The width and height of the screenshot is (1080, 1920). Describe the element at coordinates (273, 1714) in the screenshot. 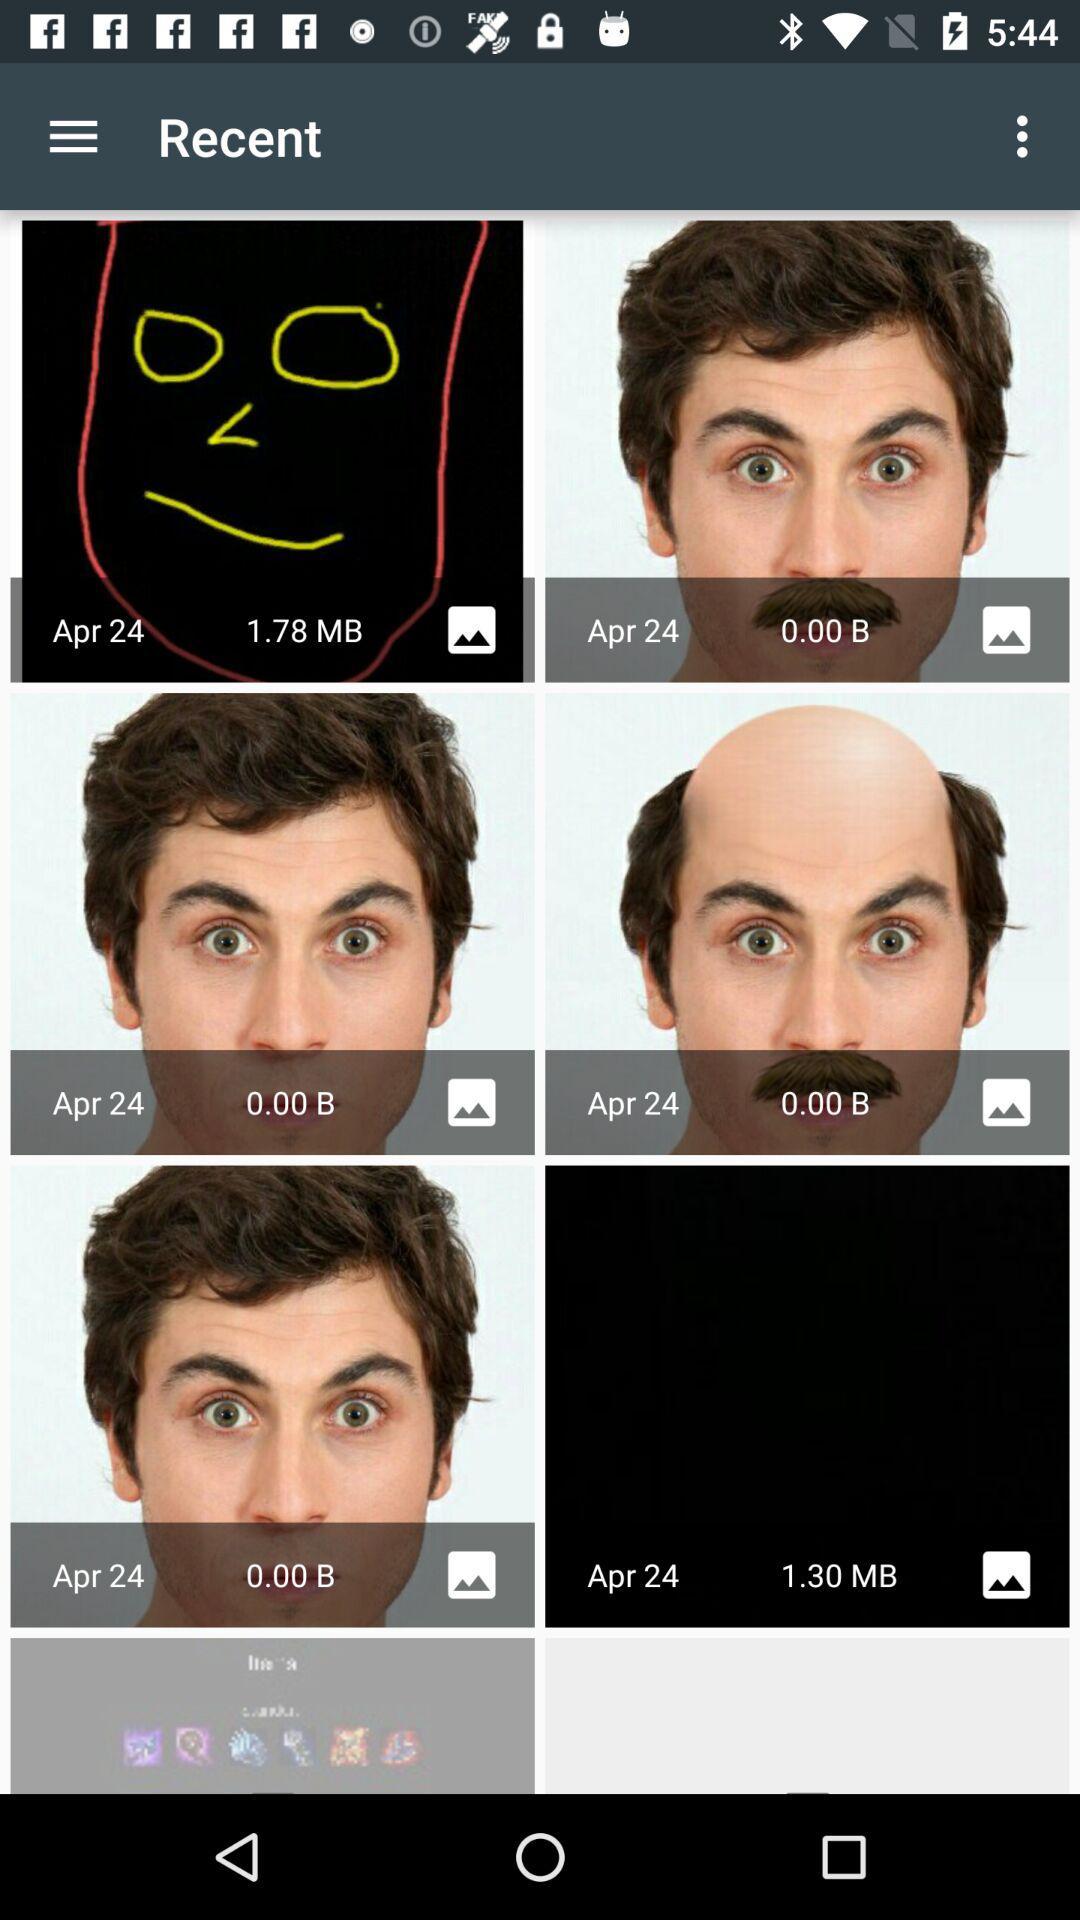

I see `left bottom box` at that location.